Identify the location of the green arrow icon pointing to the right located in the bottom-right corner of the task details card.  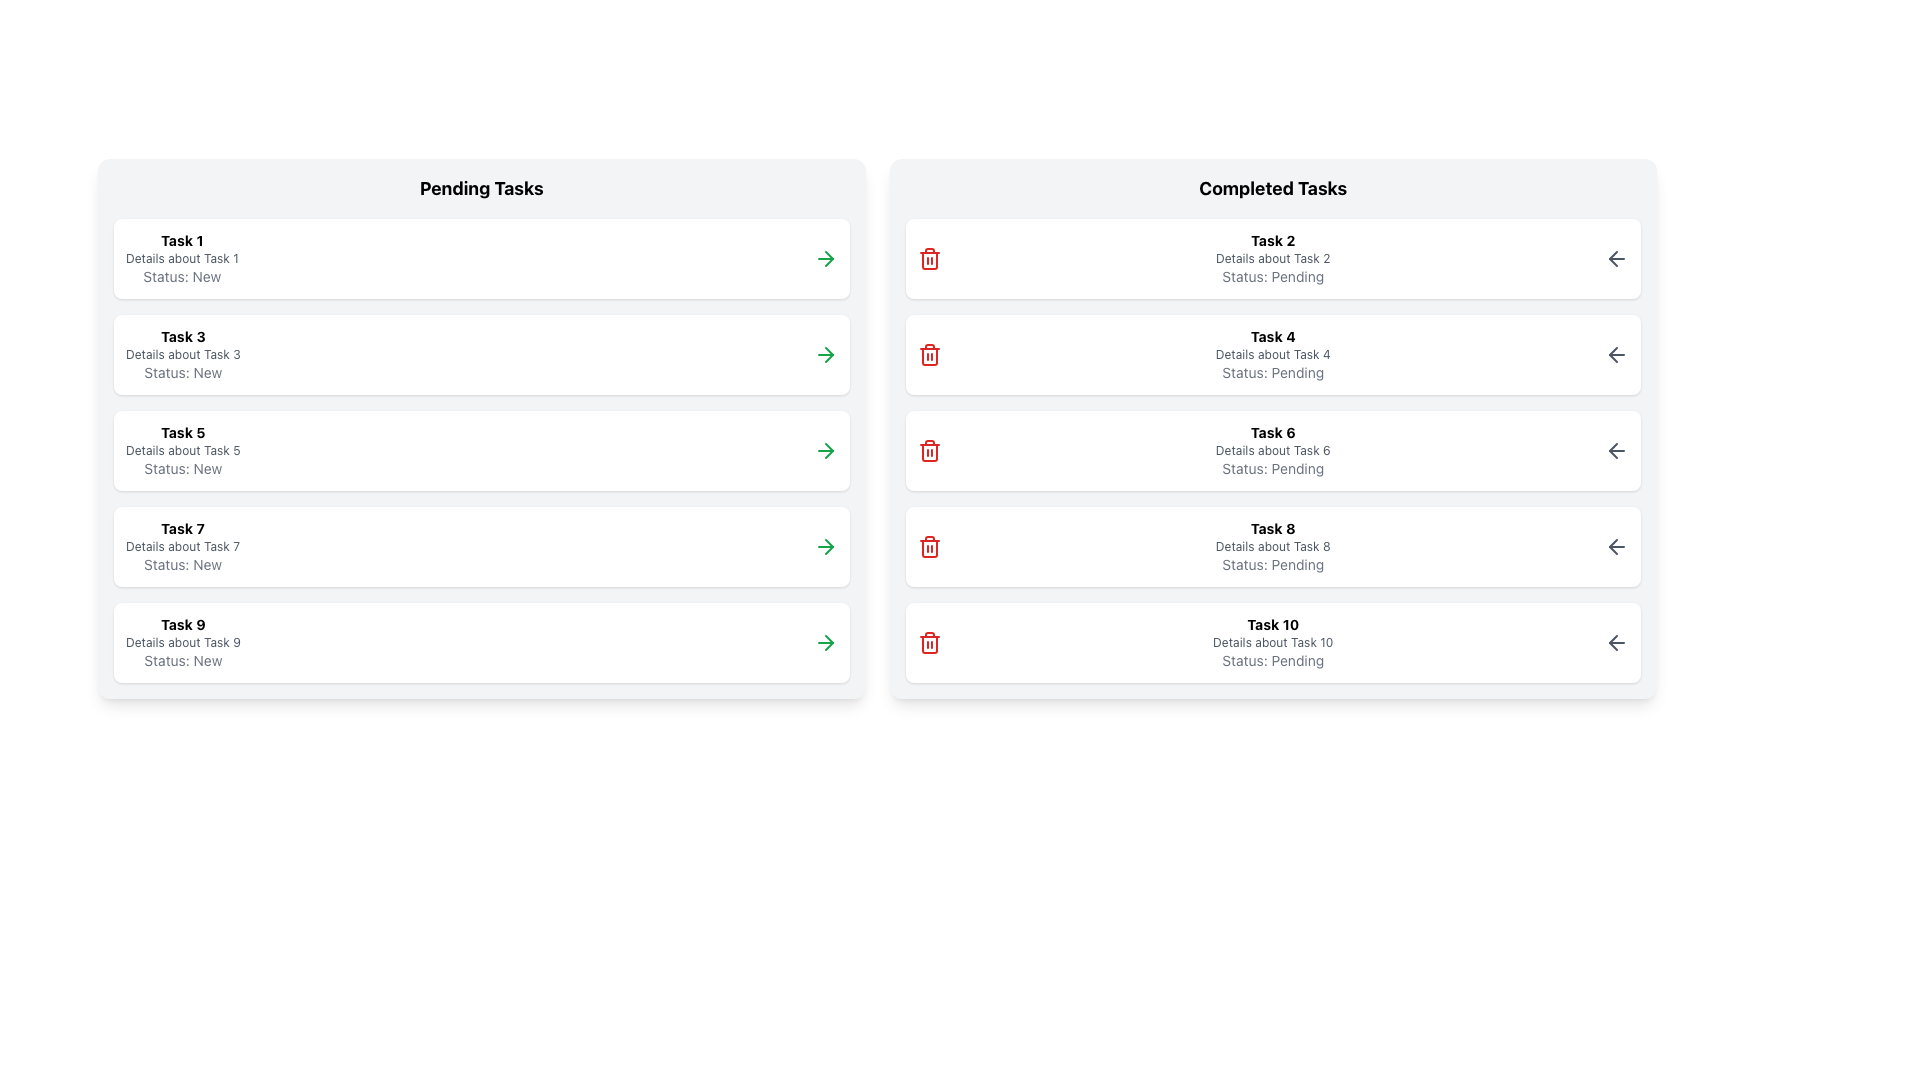
(825, 257).